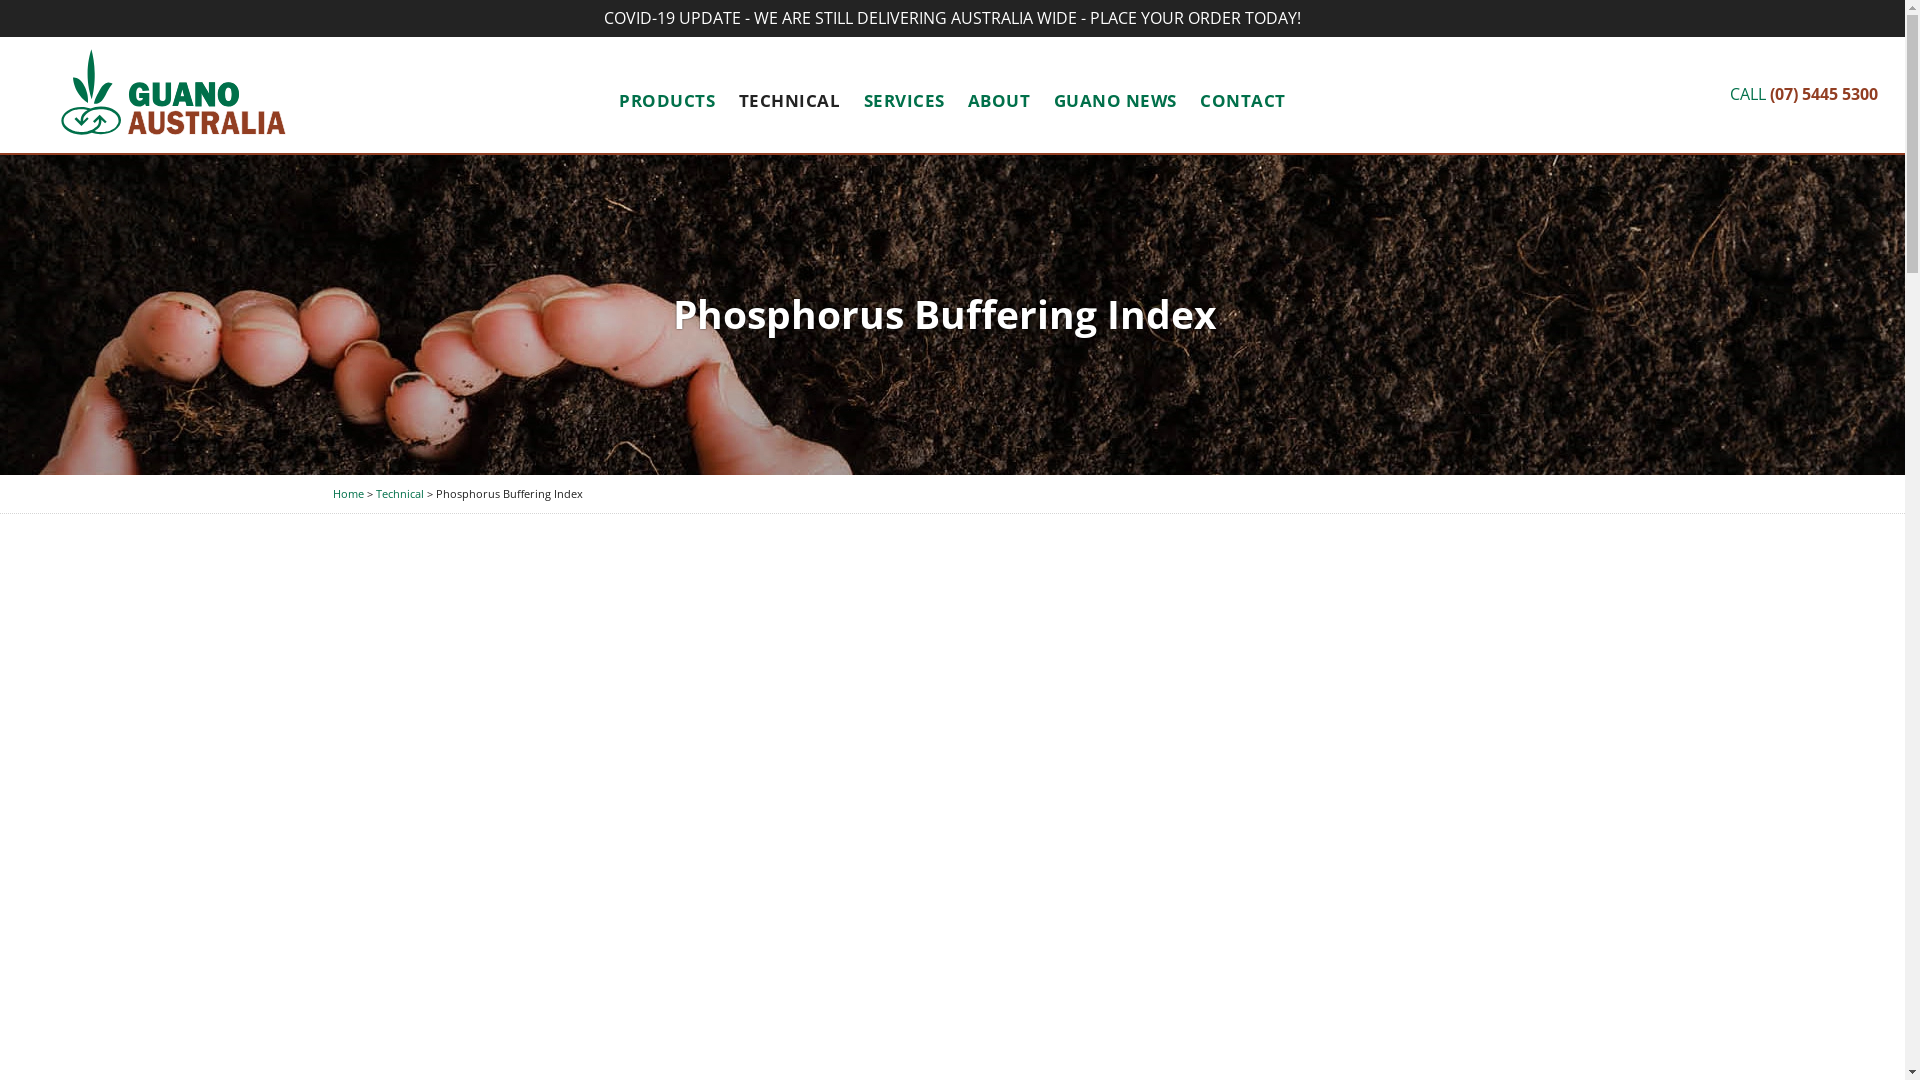 The image size is (1920, 1080). What do you see at coordinates (1242, 100) in the screenshot?
I see `'CONTACT'` at bounding box center [1242, 100].